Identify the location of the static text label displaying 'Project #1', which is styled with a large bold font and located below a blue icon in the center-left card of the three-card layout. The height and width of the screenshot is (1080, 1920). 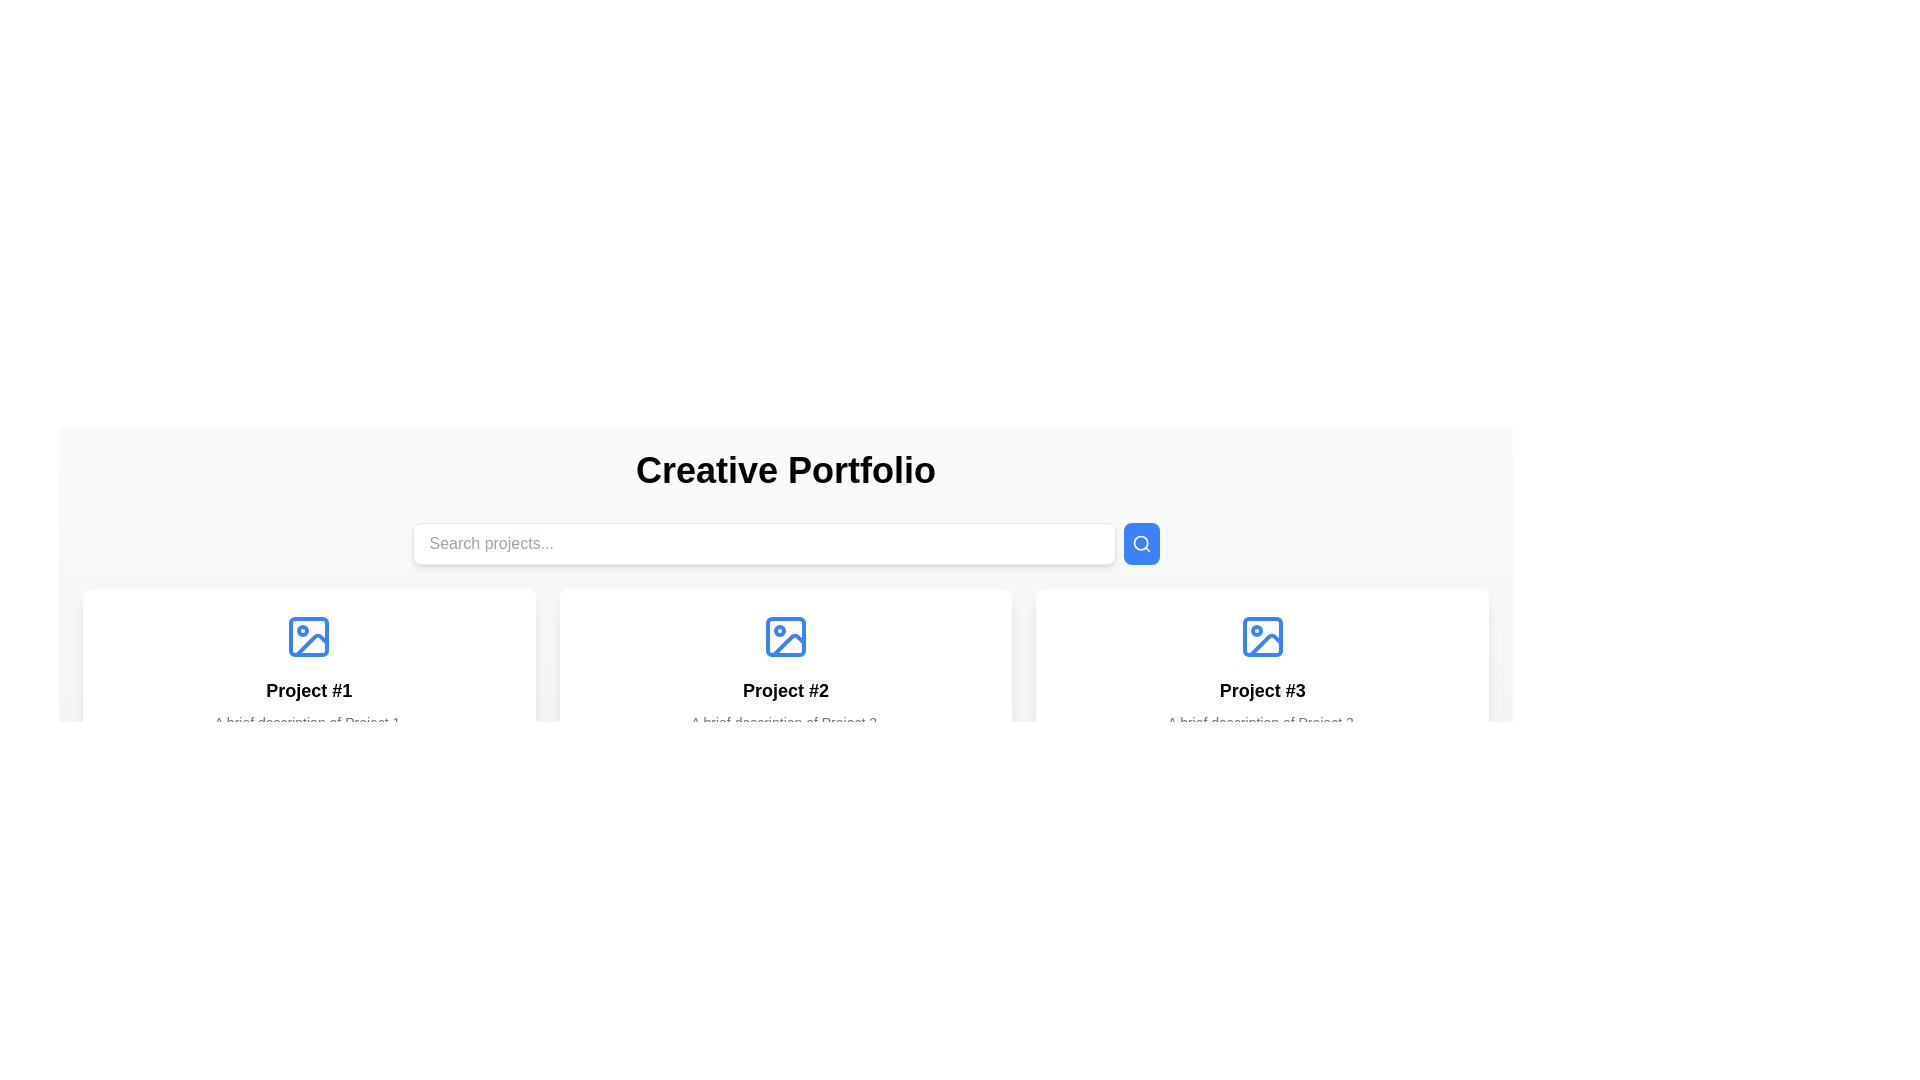
(308, 689).